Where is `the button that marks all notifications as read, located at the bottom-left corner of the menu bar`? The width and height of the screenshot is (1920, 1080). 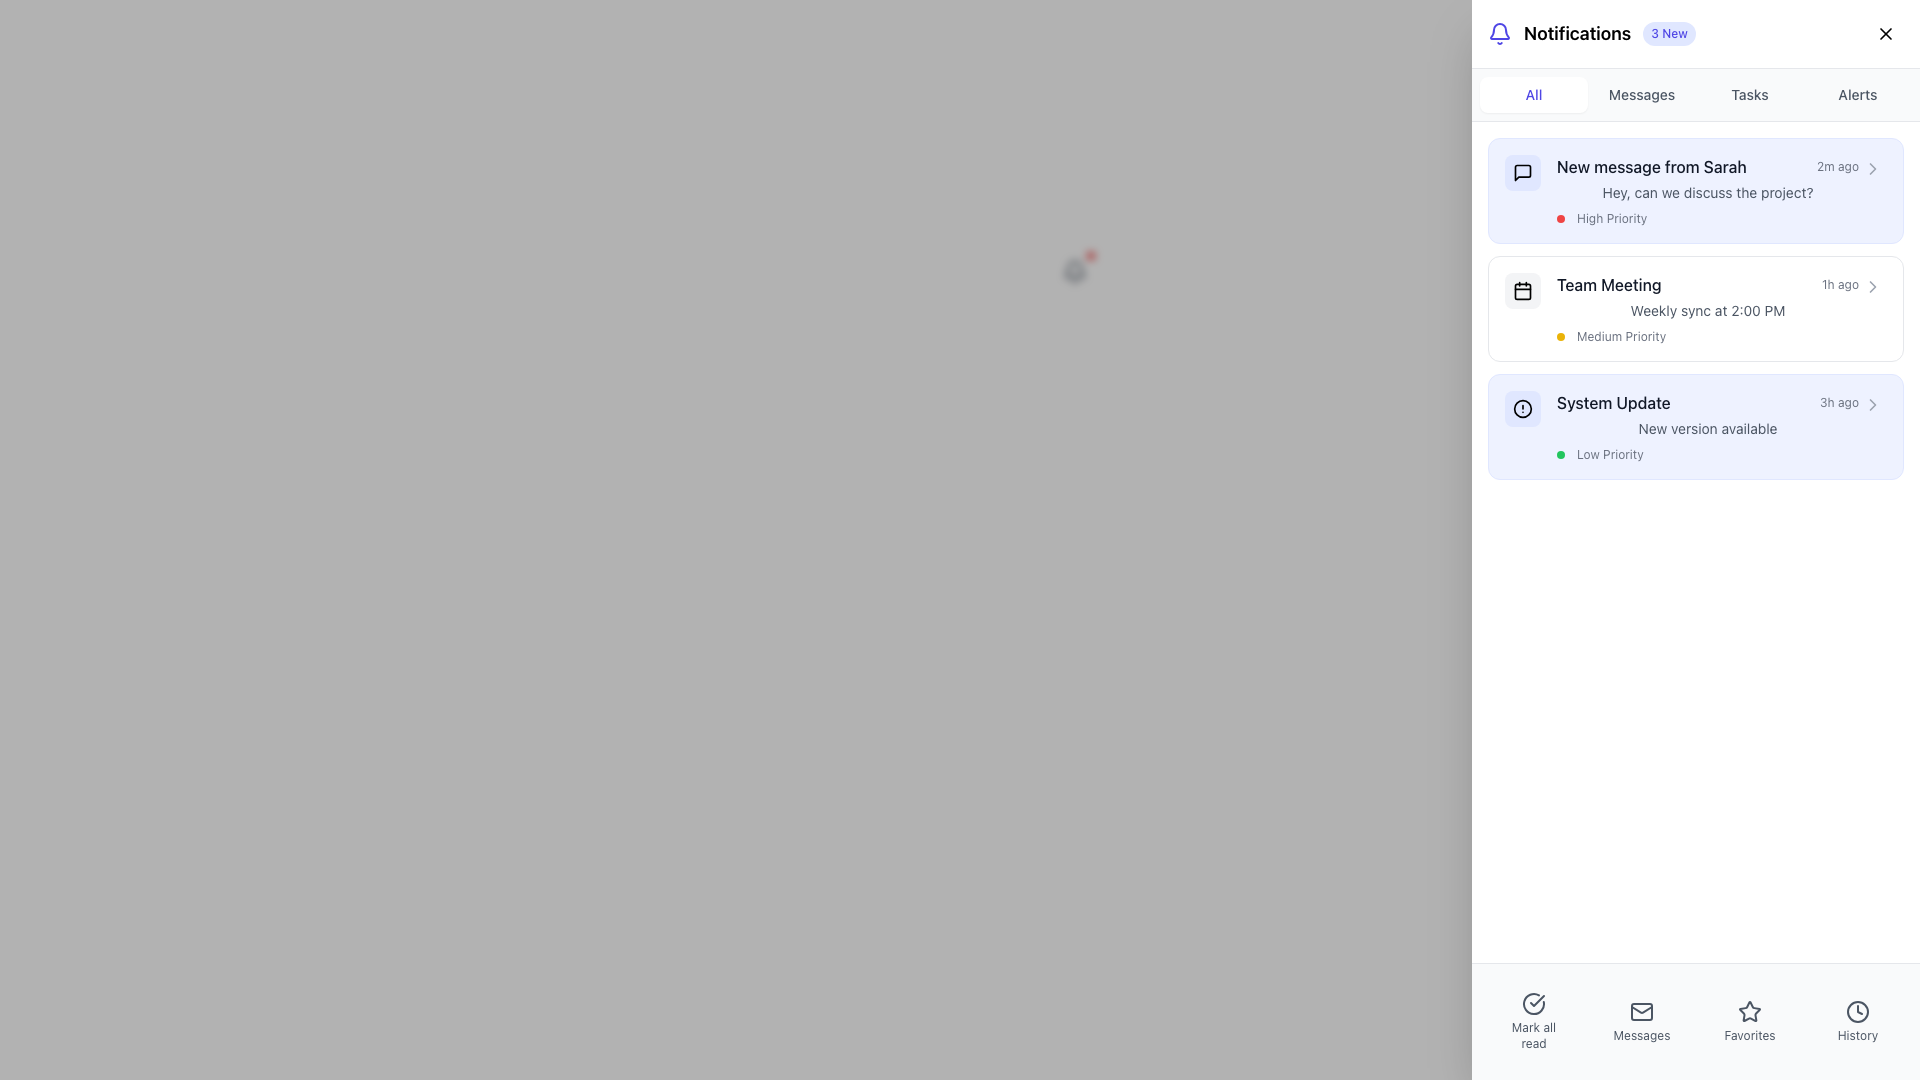
the button that marks all notifications as read, located at the bottom-left corner of the menu bar is located at coordinates (1533, 1003).